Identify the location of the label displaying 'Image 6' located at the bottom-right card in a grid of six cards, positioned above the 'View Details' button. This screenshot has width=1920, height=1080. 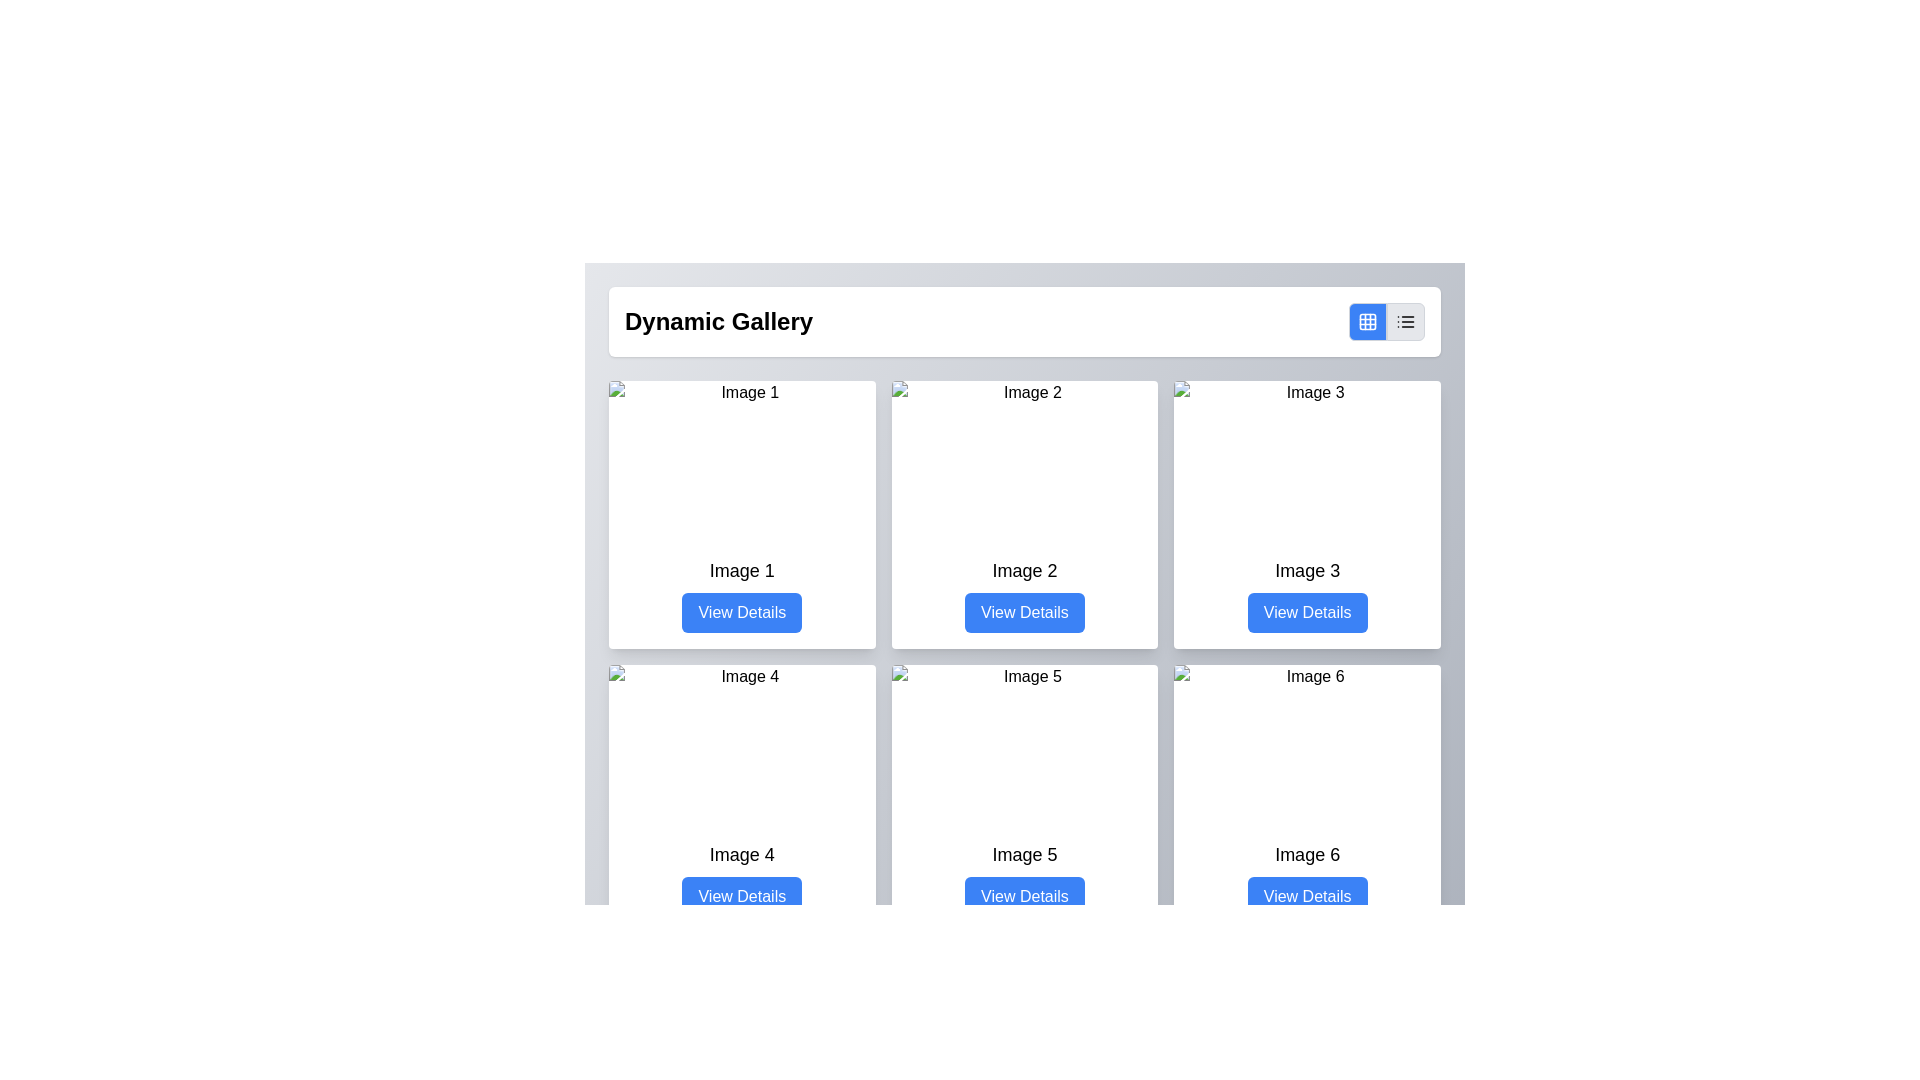
(1307, 855).